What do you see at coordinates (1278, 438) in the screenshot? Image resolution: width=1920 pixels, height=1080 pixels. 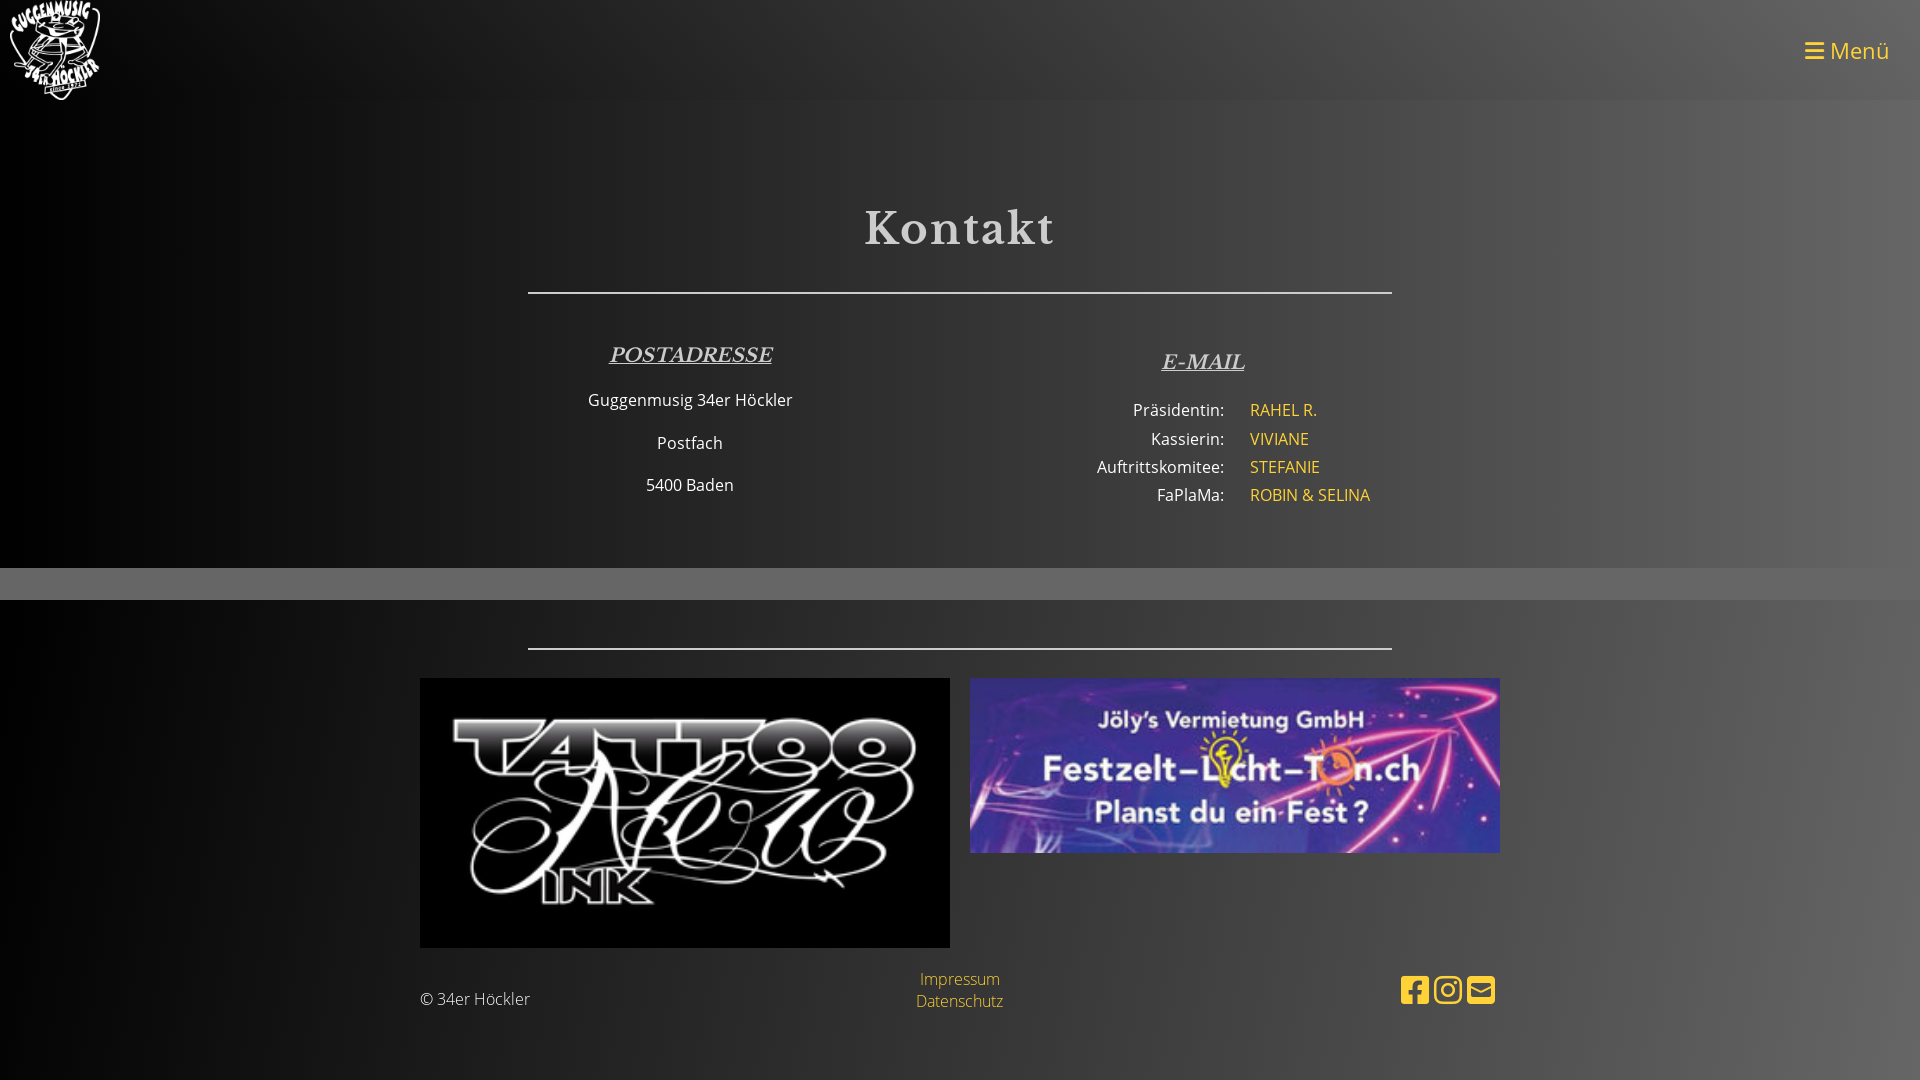 I see `'VIVIANE'` at bounding box center [1278, 438].